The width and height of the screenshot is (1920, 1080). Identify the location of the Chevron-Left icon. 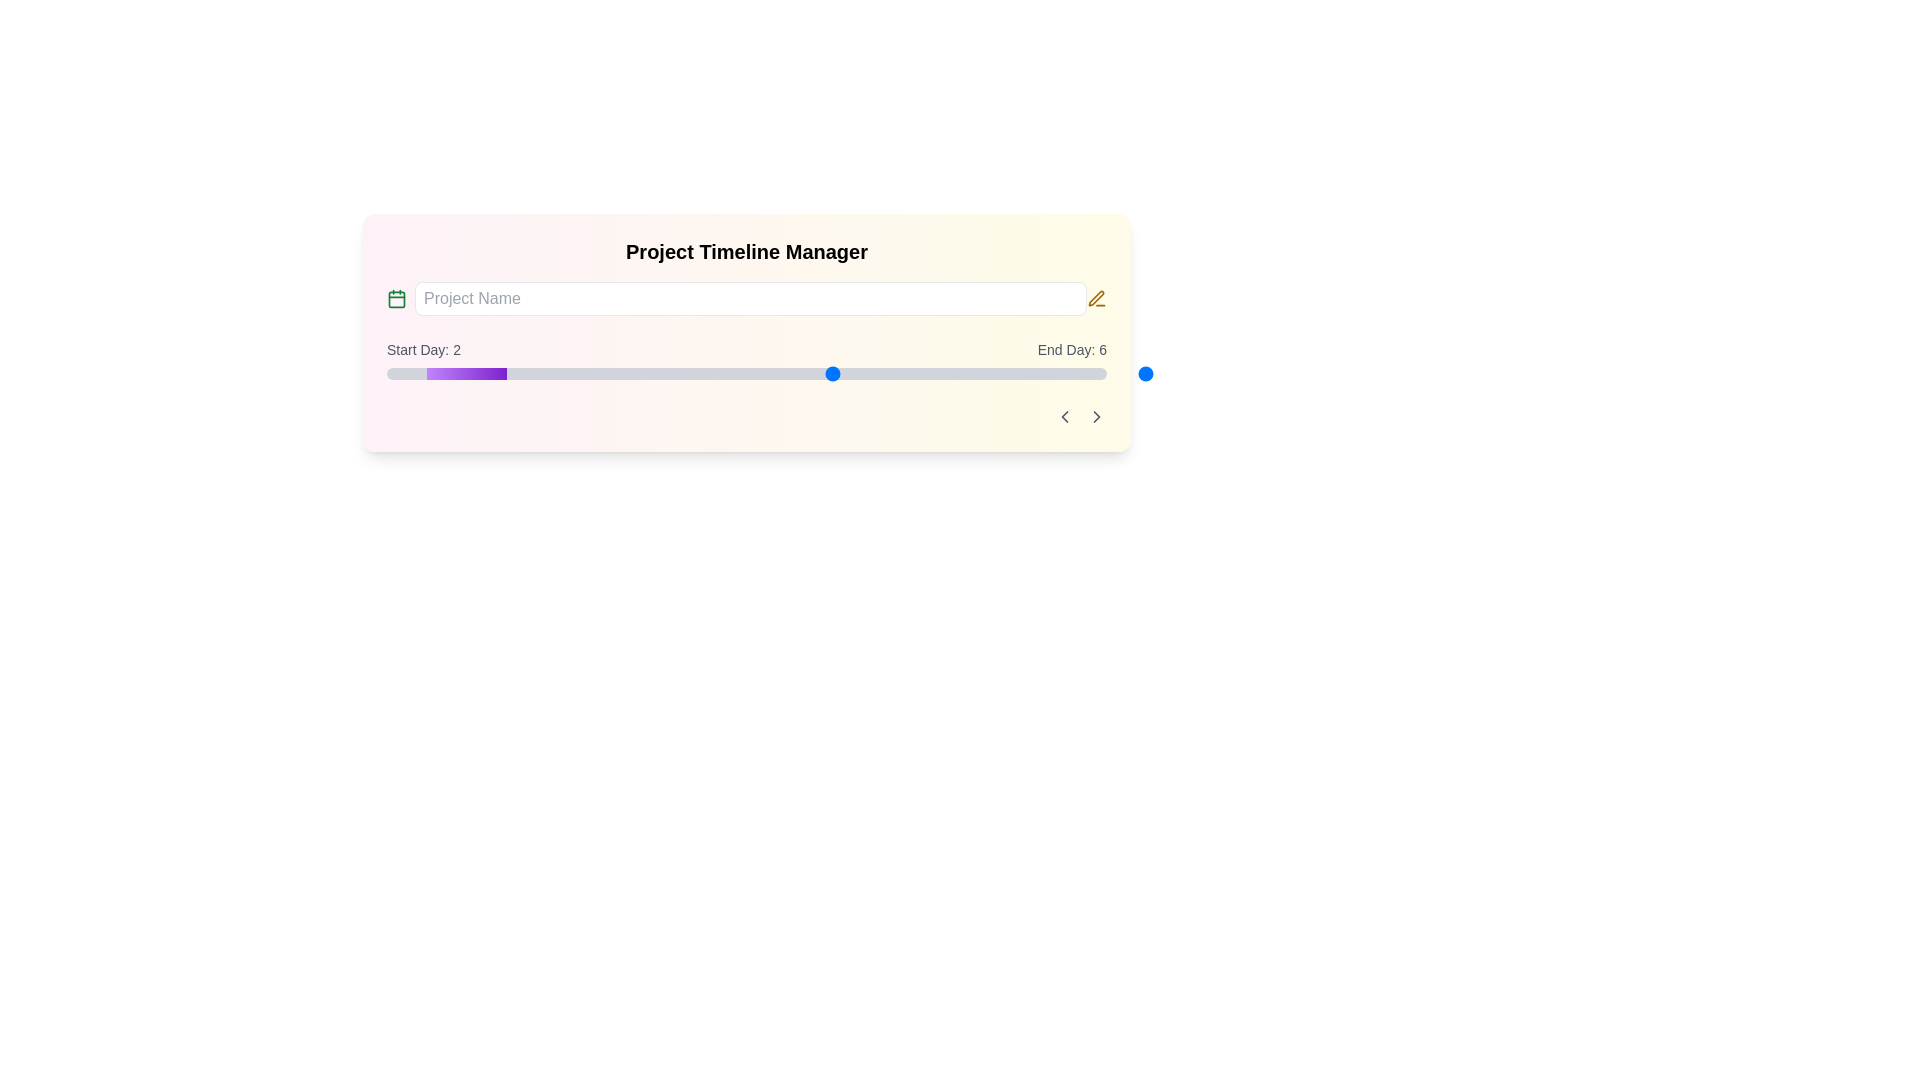
(1064, 415).